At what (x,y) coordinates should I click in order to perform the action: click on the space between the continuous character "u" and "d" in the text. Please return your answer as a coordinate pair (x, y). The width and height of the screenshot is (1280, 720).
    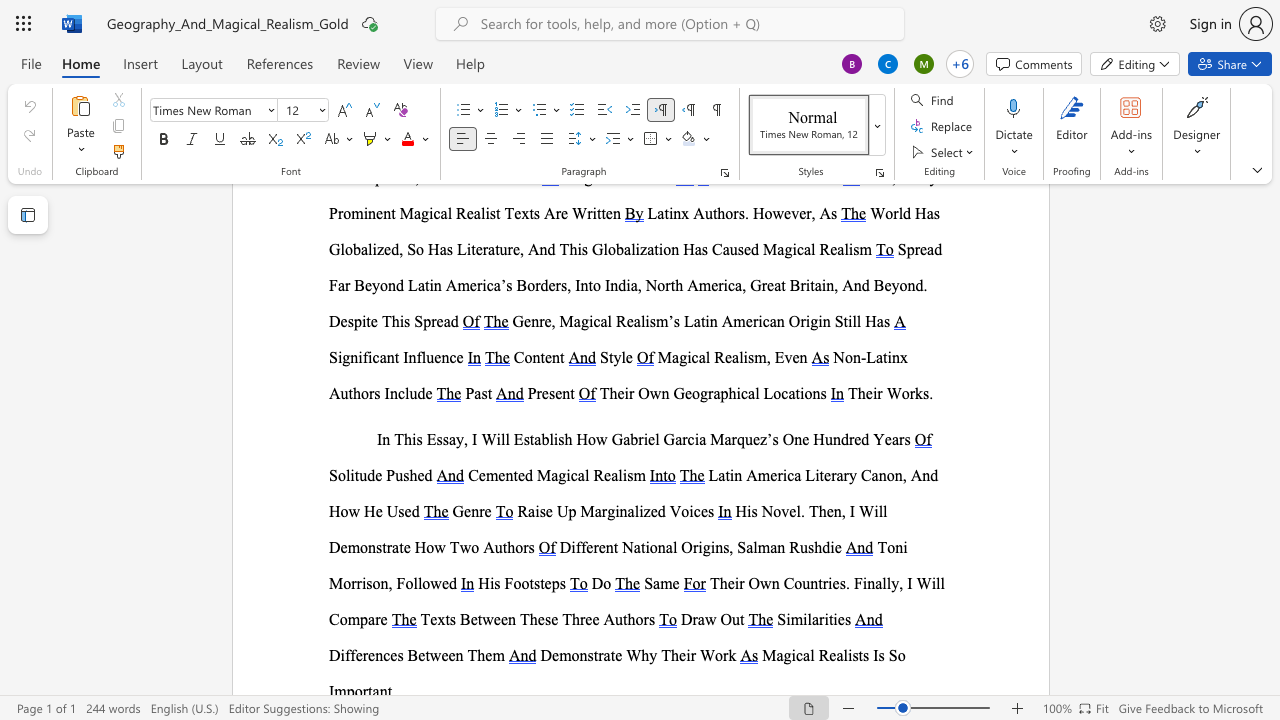
    Looking at the image, I should click on (416, 393).